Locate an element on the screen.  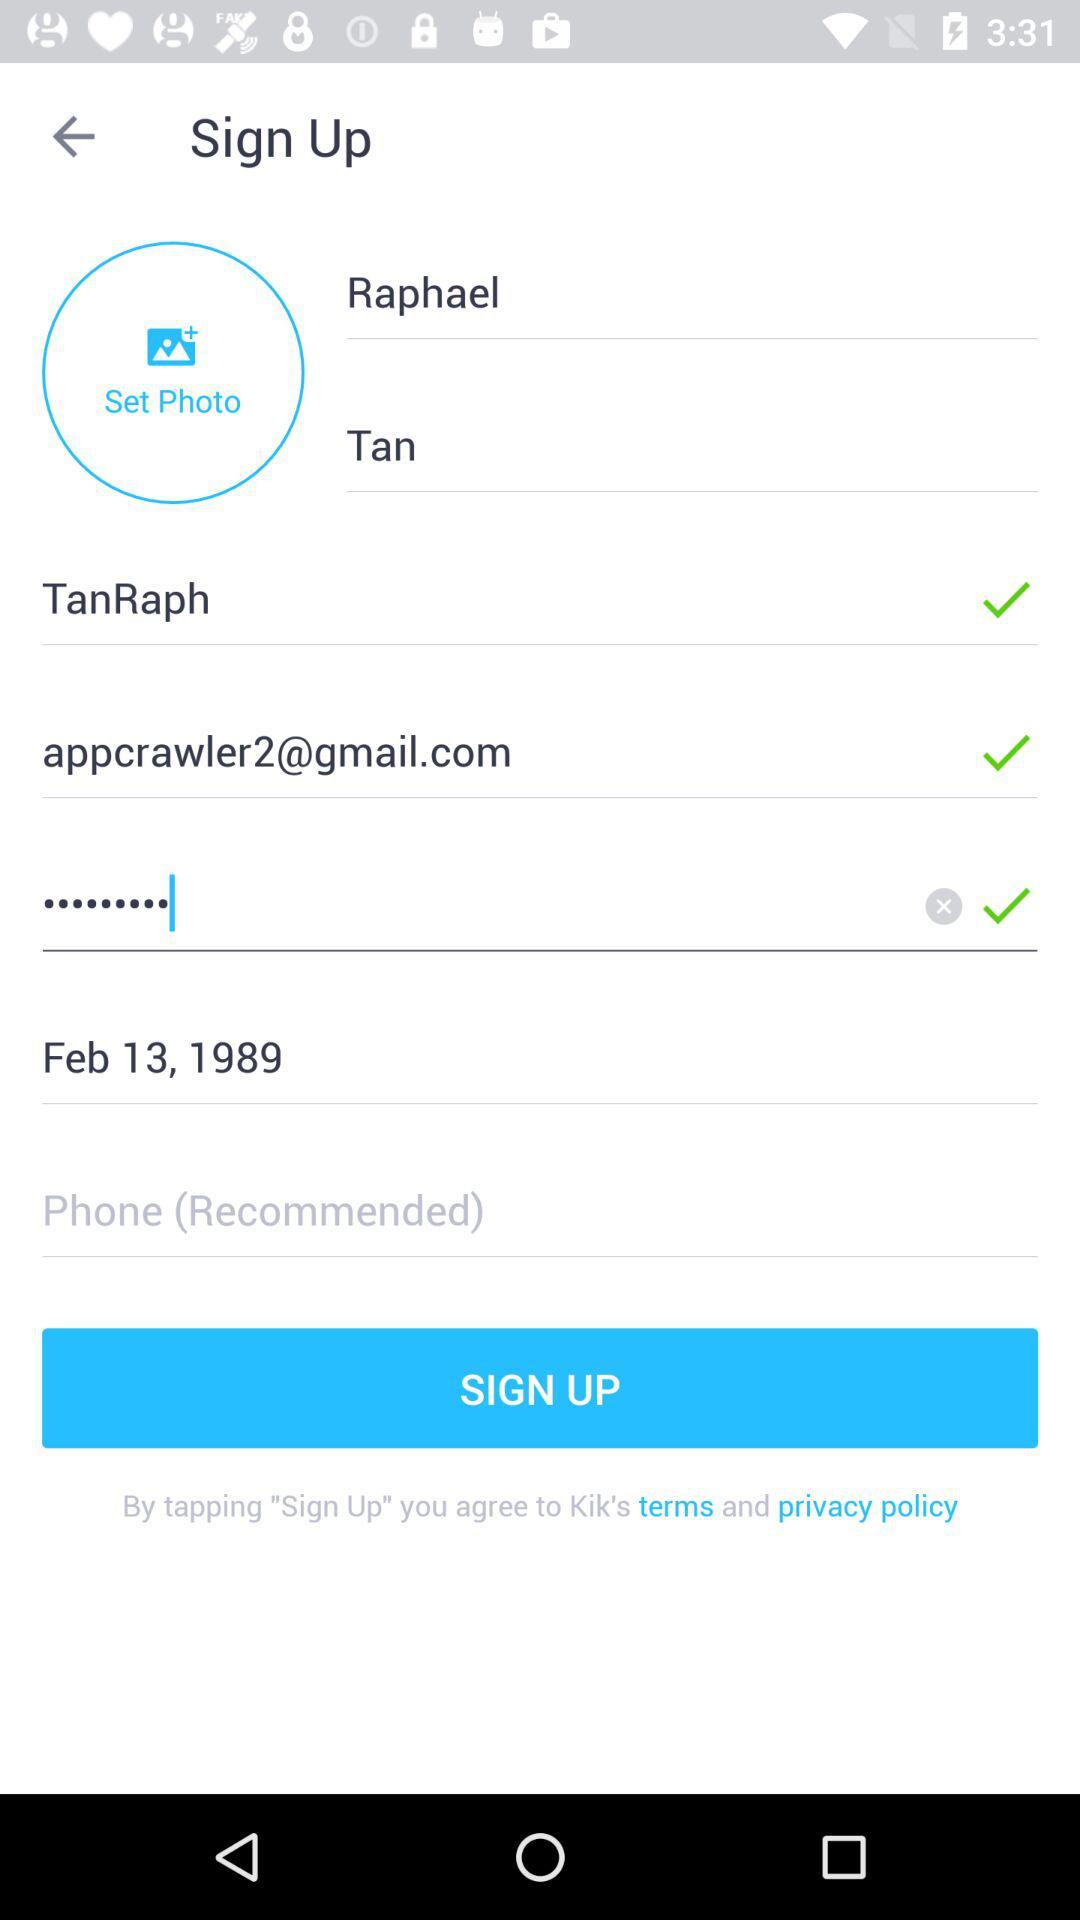
the raphael icon is located at coordinates (660, 290).